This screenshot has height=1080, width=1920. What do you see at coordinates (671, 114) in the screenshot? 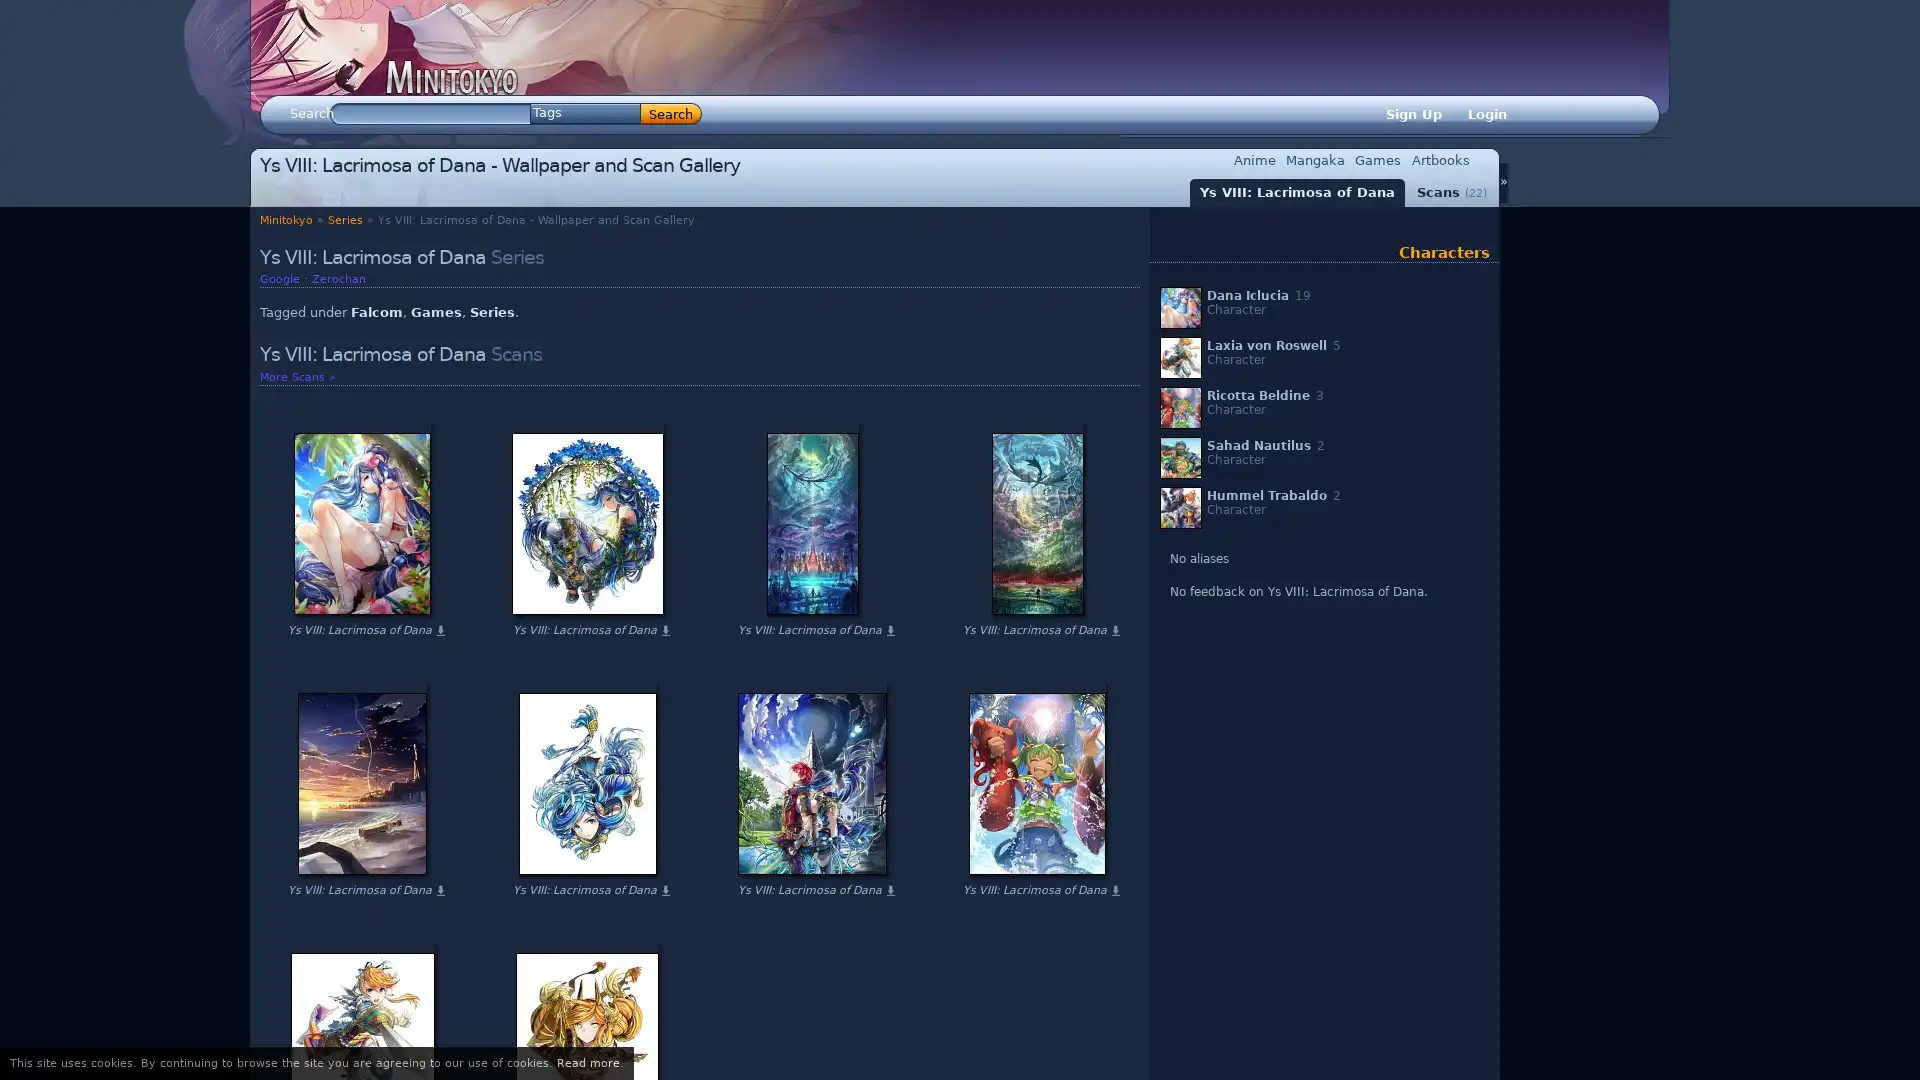
I see `Search` at bounding box center [671, 114].